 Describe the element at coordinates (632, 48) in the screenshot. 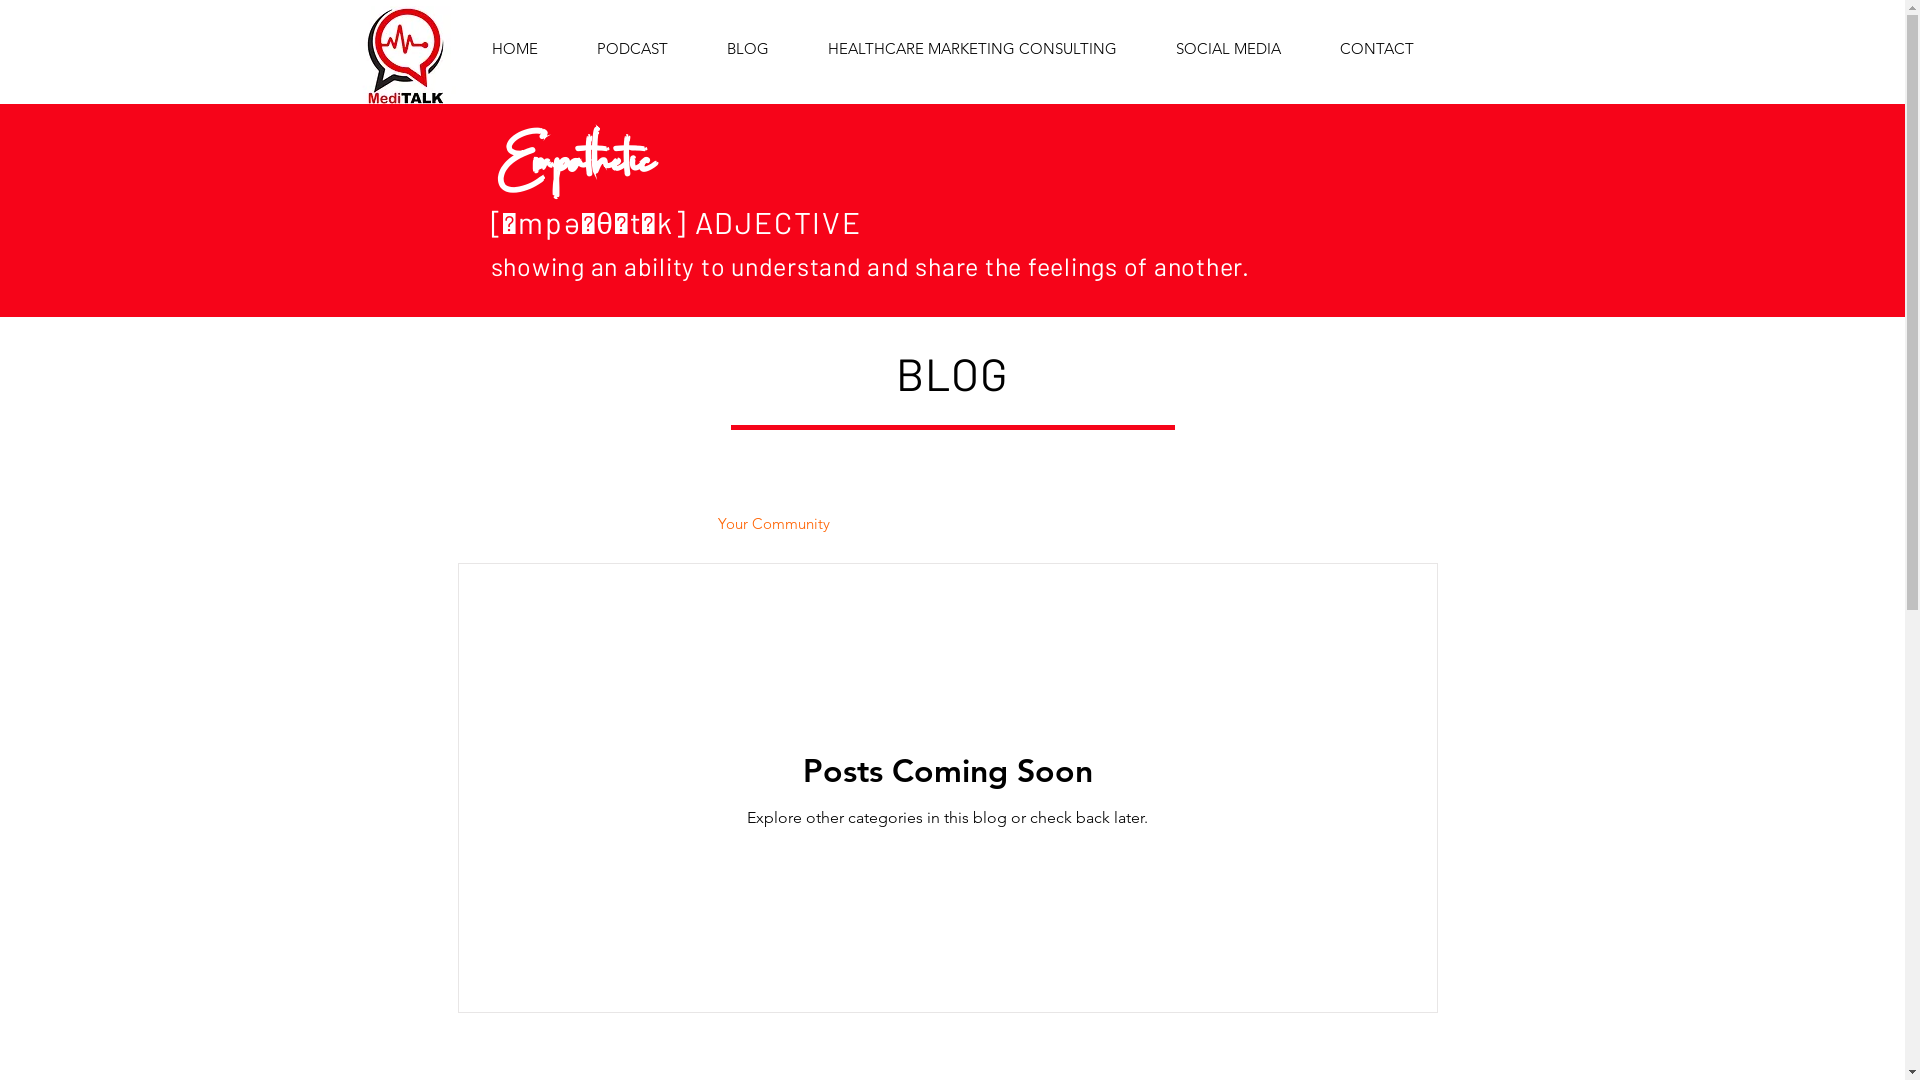

I see `'PODCAST'` at that location.